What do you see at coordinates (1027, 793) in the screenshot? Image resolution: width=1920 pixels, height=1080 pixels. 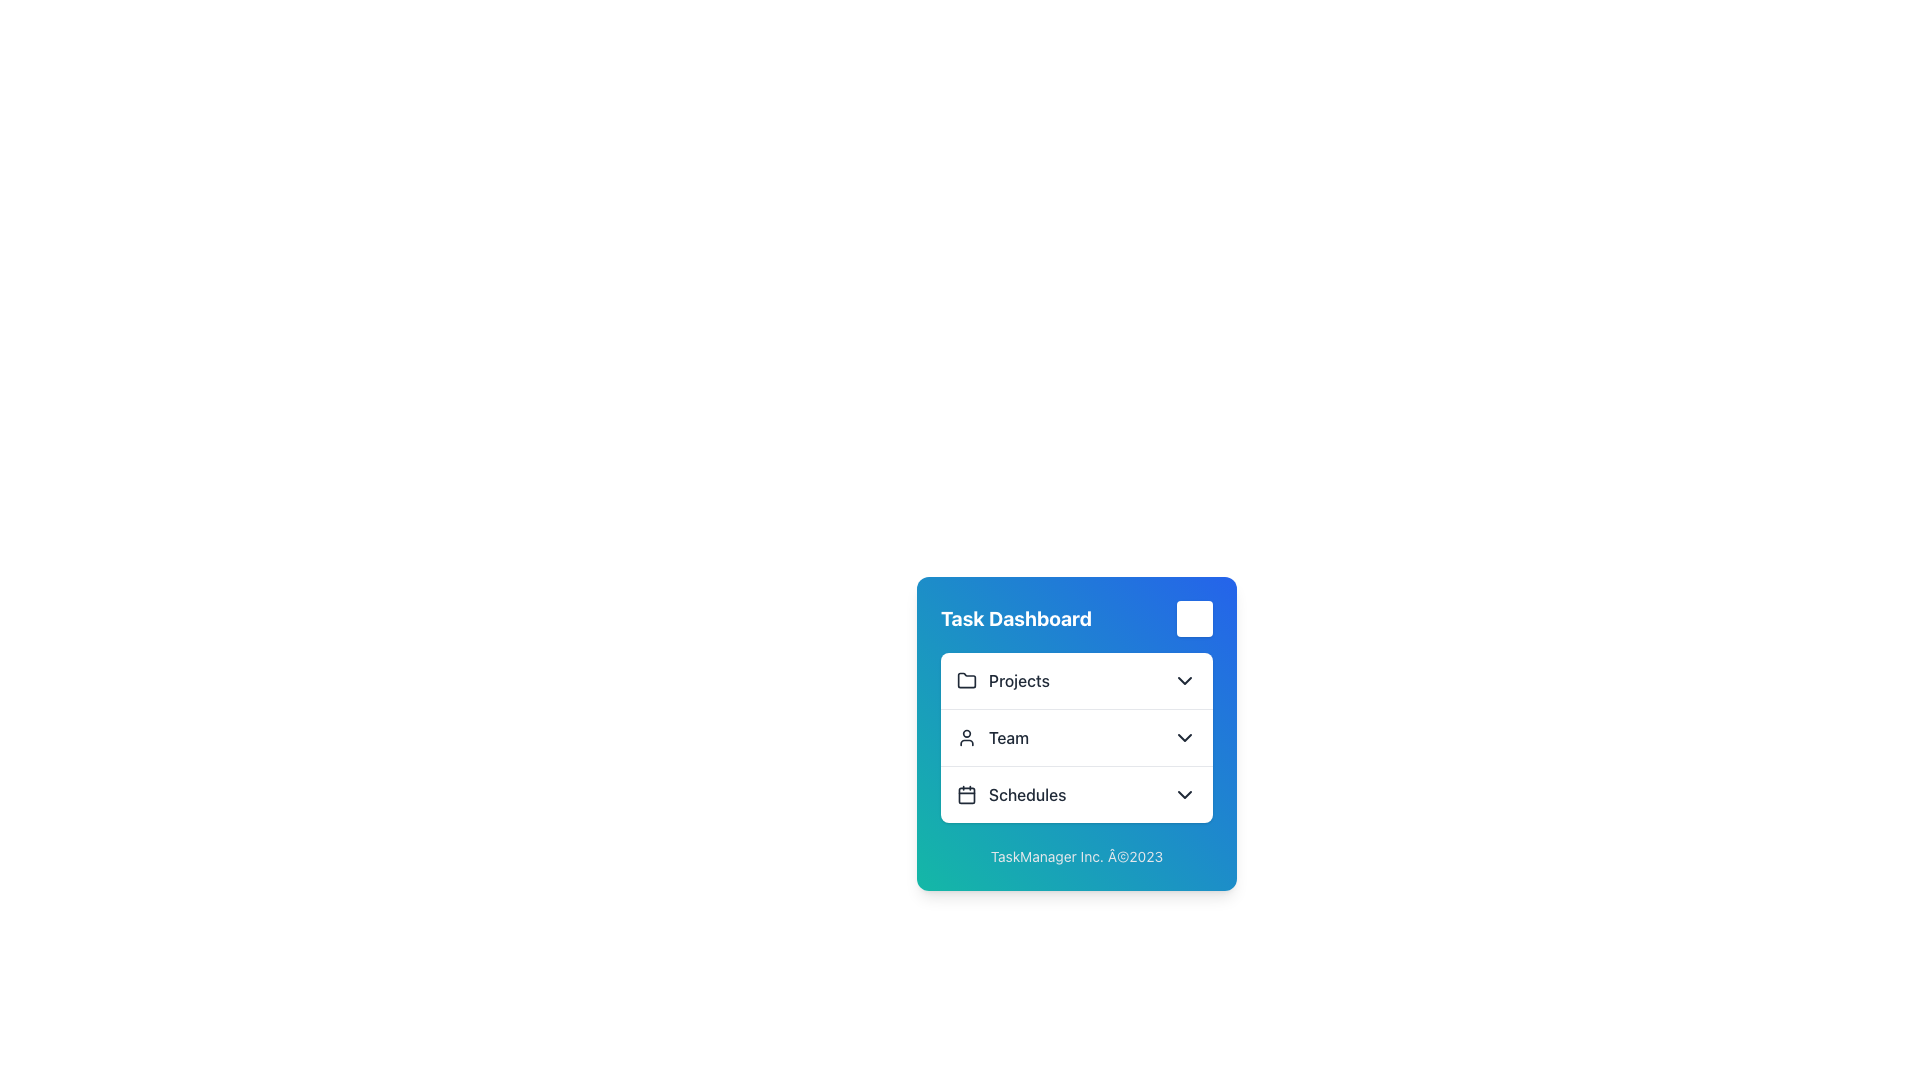 I see `the 'Schedules' menu option located in the 'Task Dashboard' dropdown menu` at bounding box center [1027, 793].